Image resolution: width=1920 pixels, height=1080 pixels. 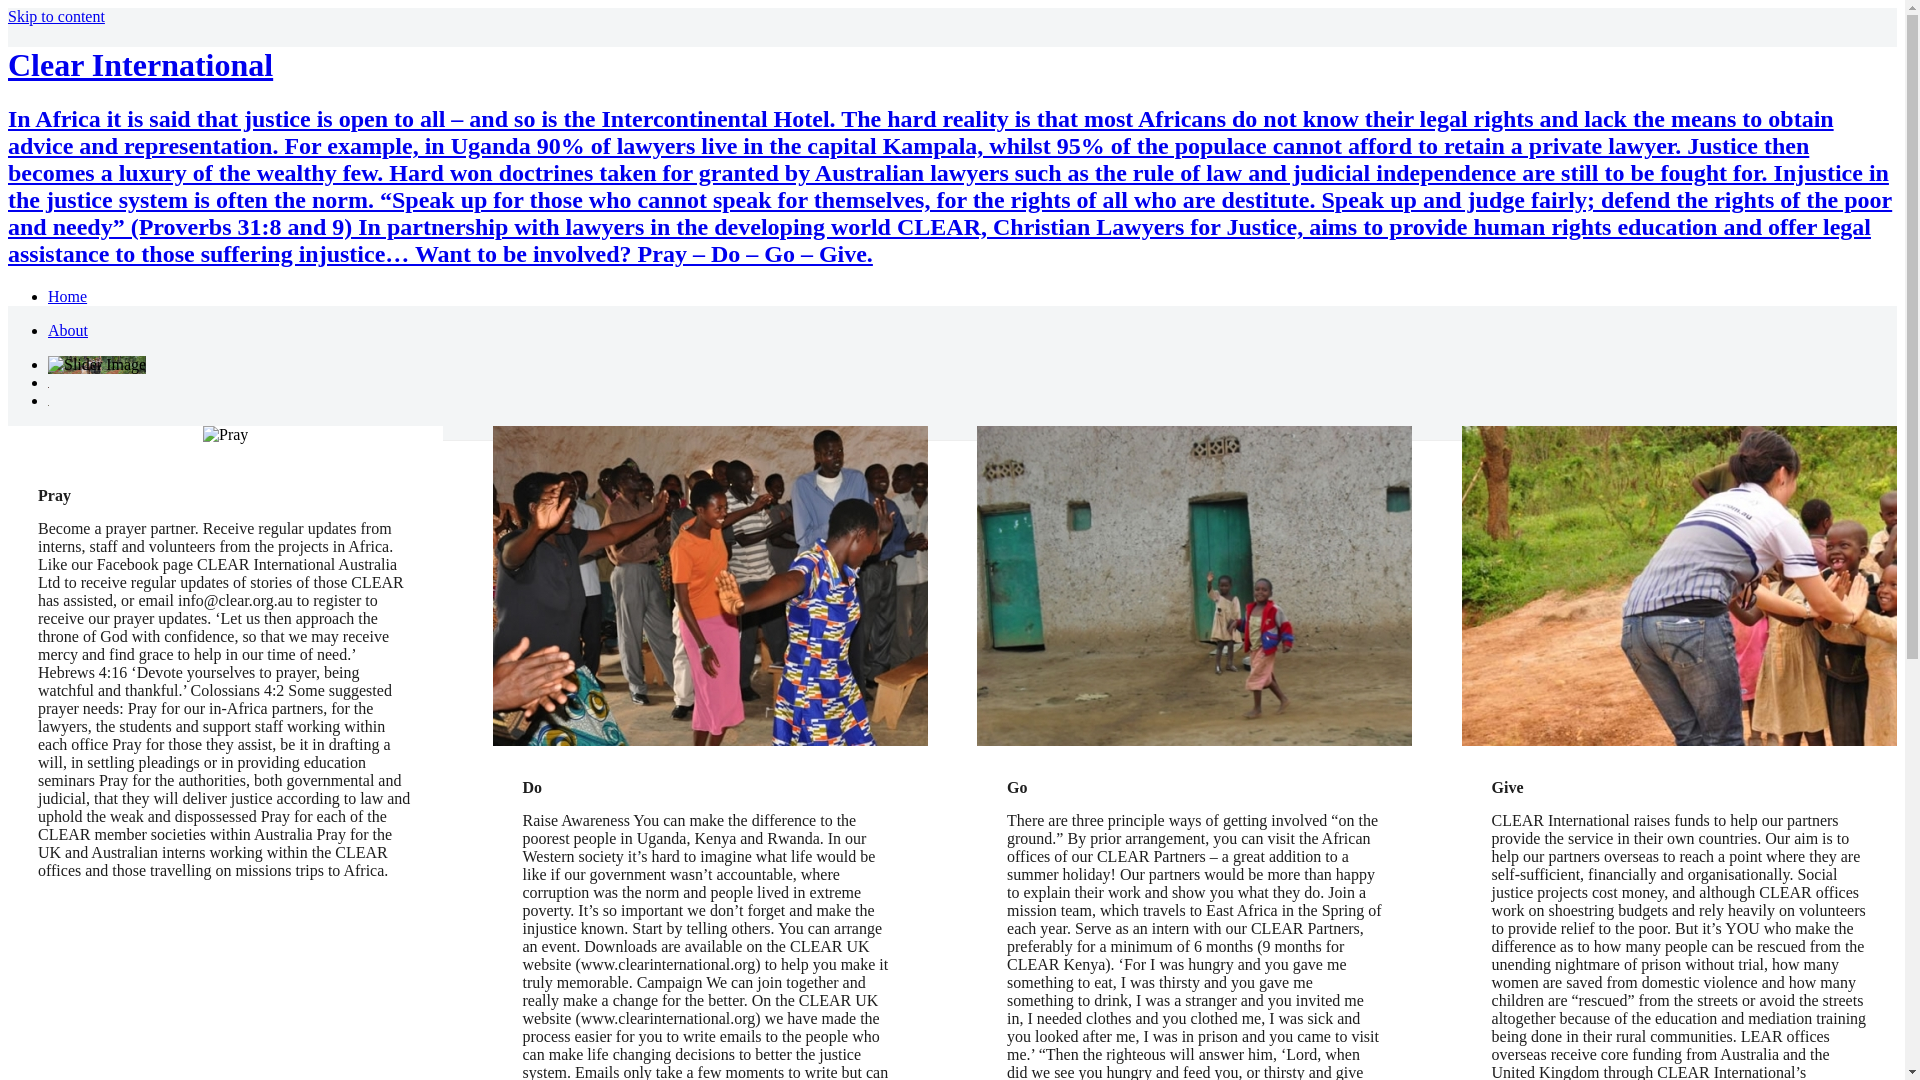 What do you see at coordinates (56, 16) in the screenshot?
I see `'Skip to content'` at bounding box center [56, 16].